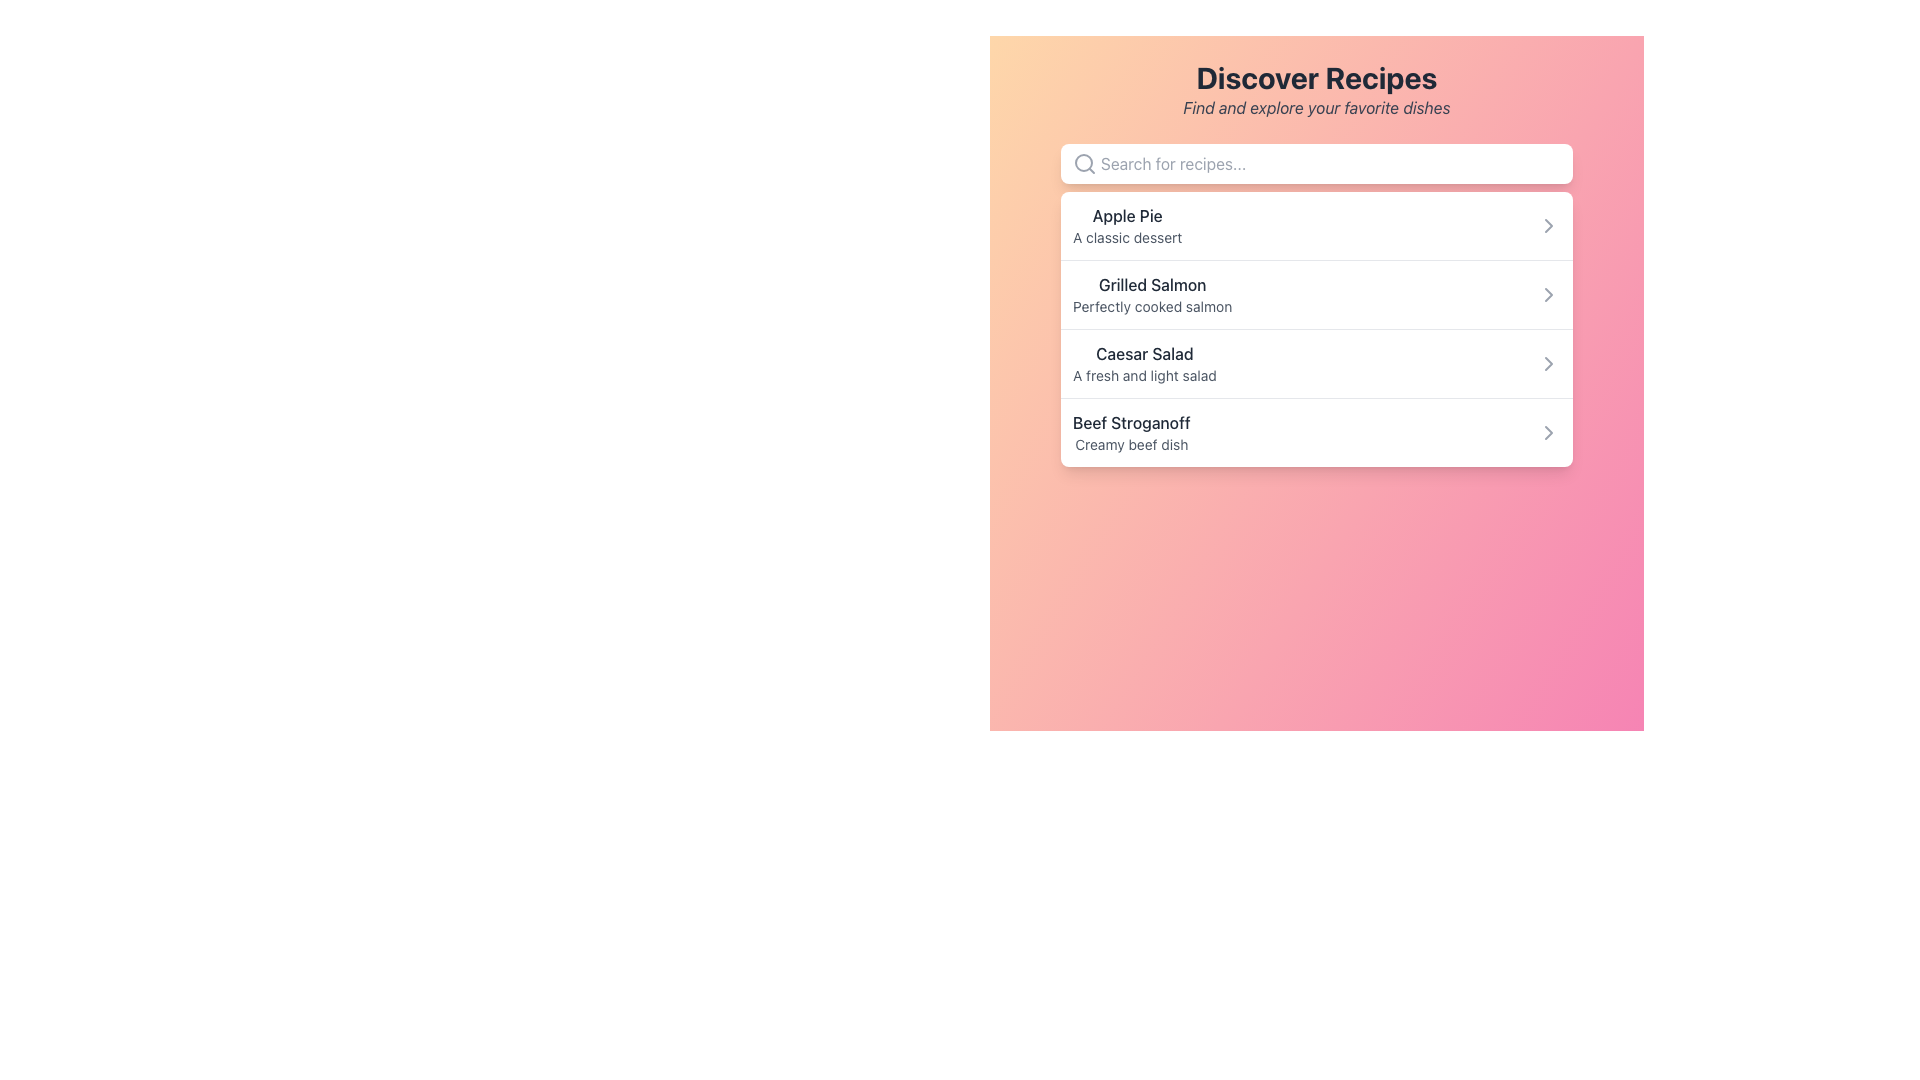 This screenshot has width=1920, height=1080. Describe the element at coordinates (1152, 294) in the screenshot. I see `the 'Grilled Salmon' title and description element` at that location.